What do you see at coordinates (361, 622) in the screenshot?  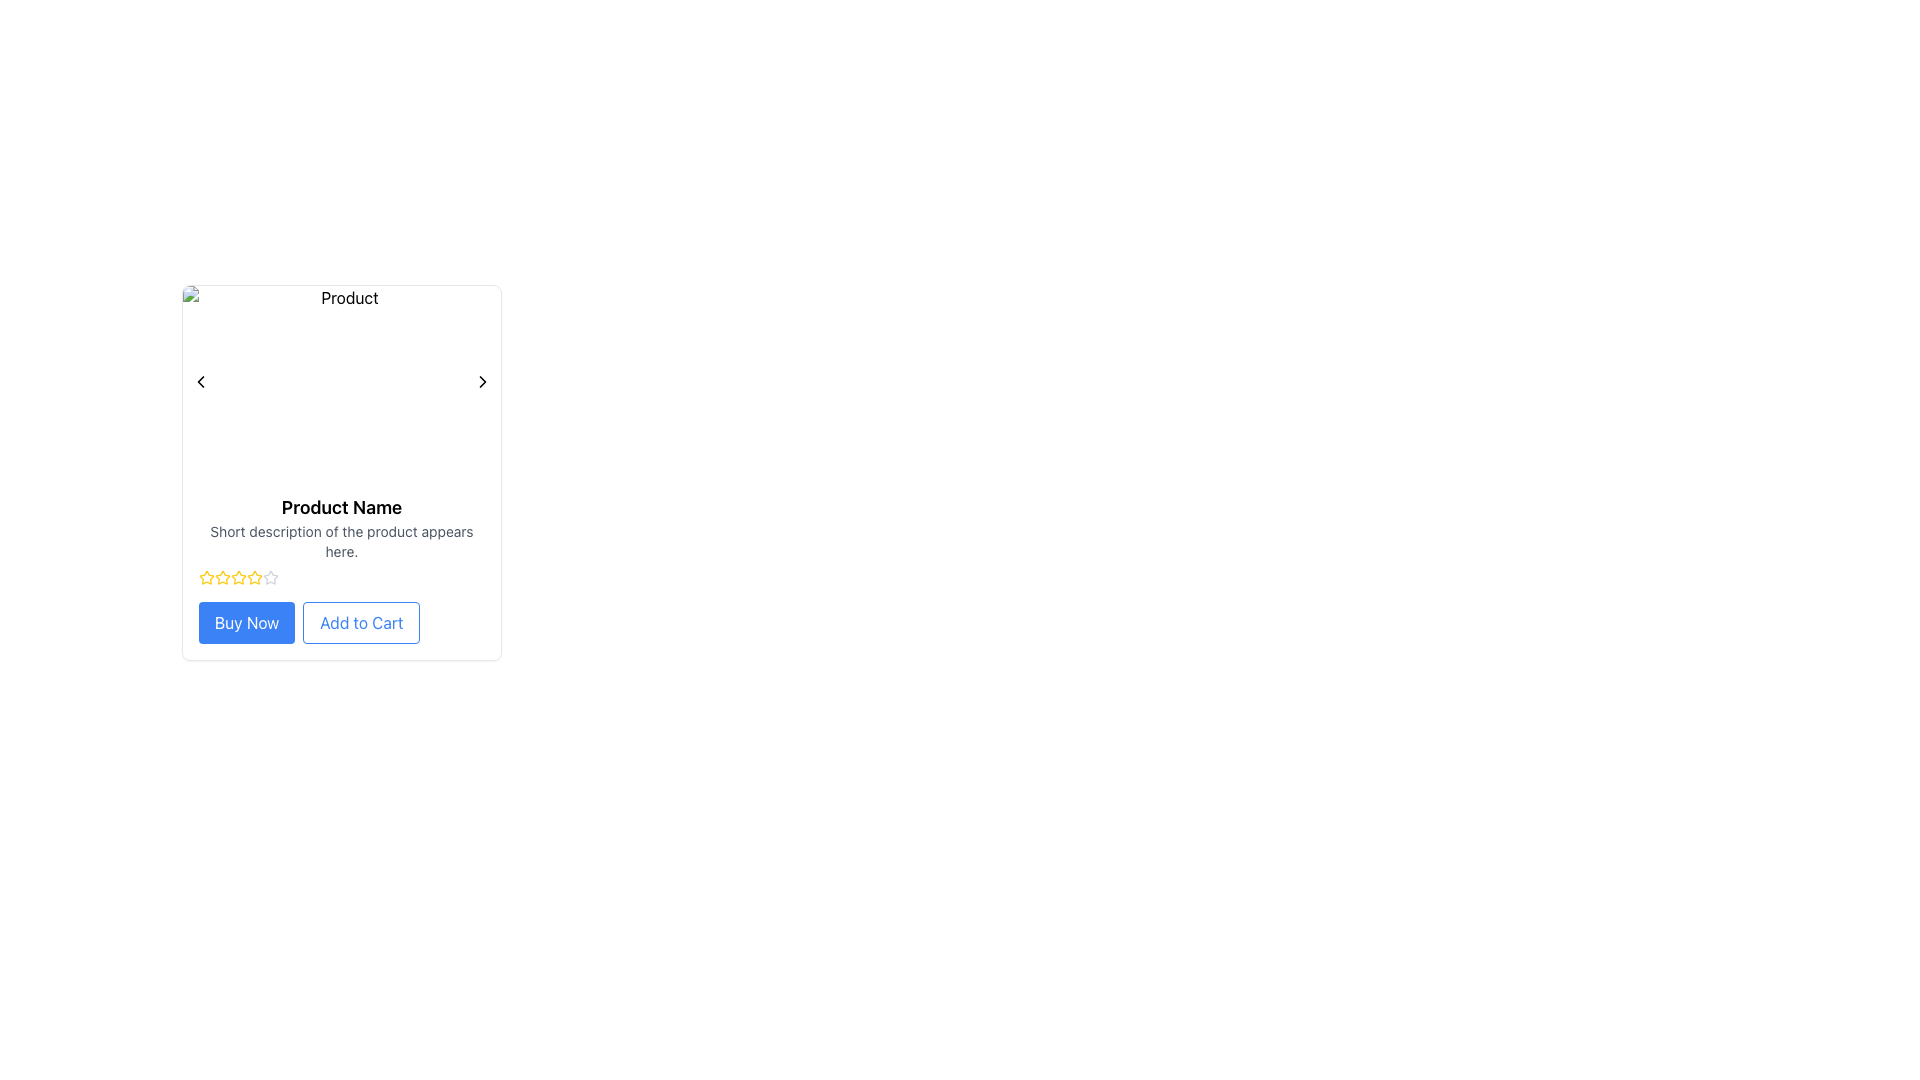 I see `the 'Add to Cart' button located in the lower portion of the product card interface, which is to the right of the 'Buy Now' button` at bounding box center [361, 622].